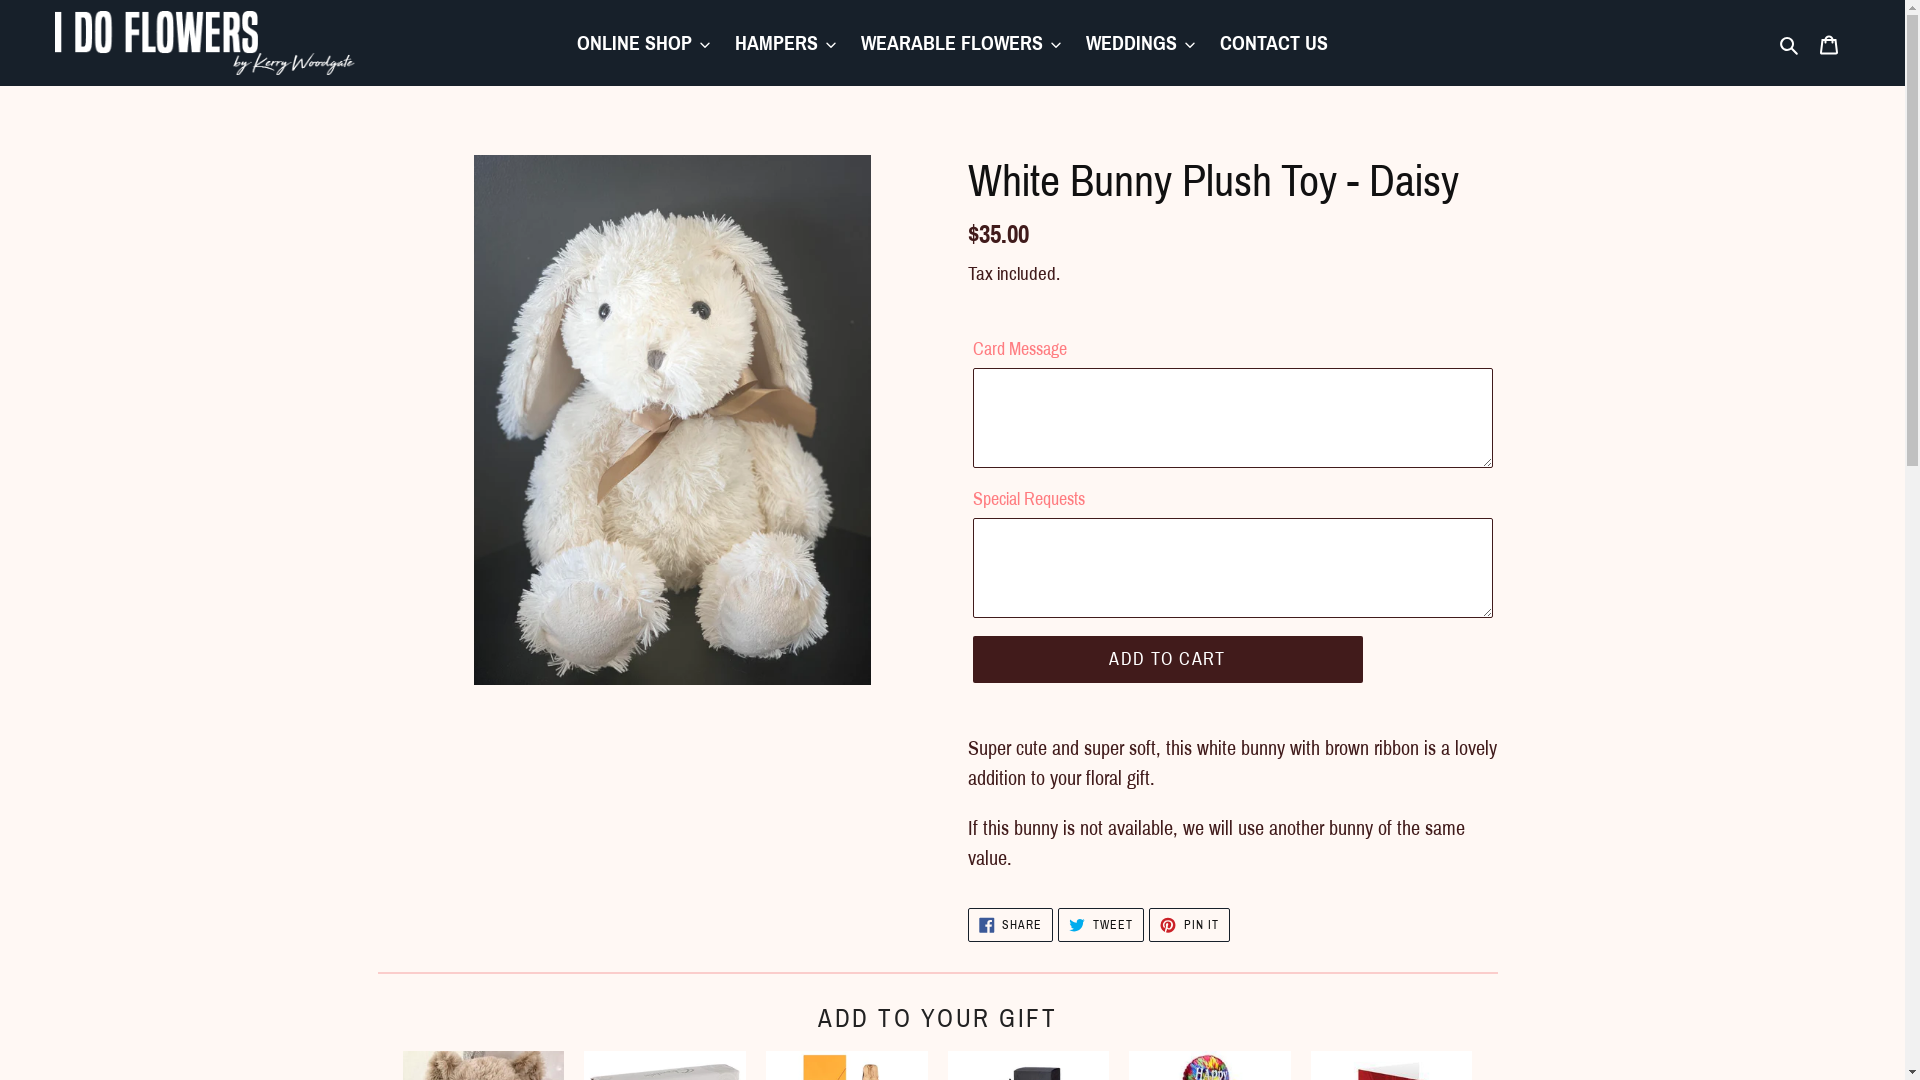 The height and width of the screenshot is (1080, 1920). I want to click on 'CONTACT US', so click(1272, 42).